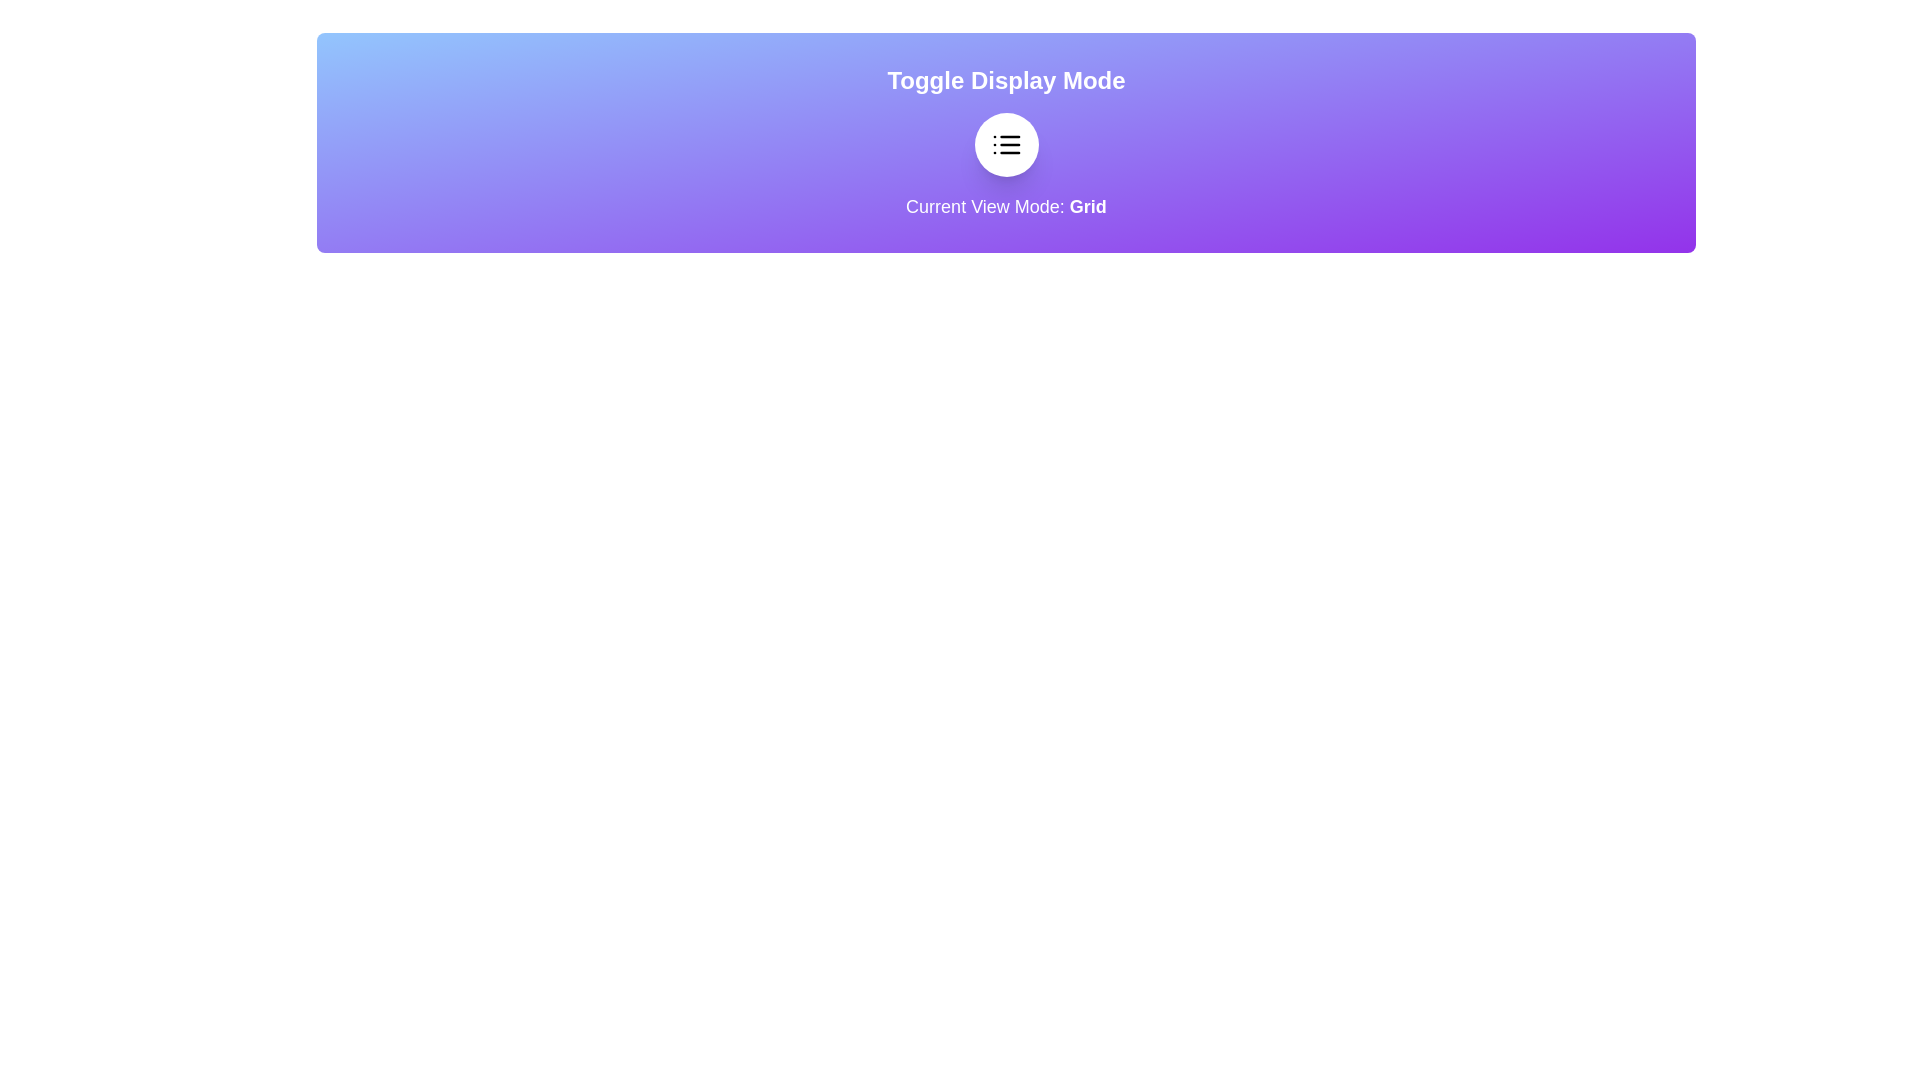 Image resolution: width=1920 pixels, height=1080 pixels. Describe the element at coordinates (1006, 144) in the screenshot. I see `the toggle button to switch between grid and list view modes` at that location.